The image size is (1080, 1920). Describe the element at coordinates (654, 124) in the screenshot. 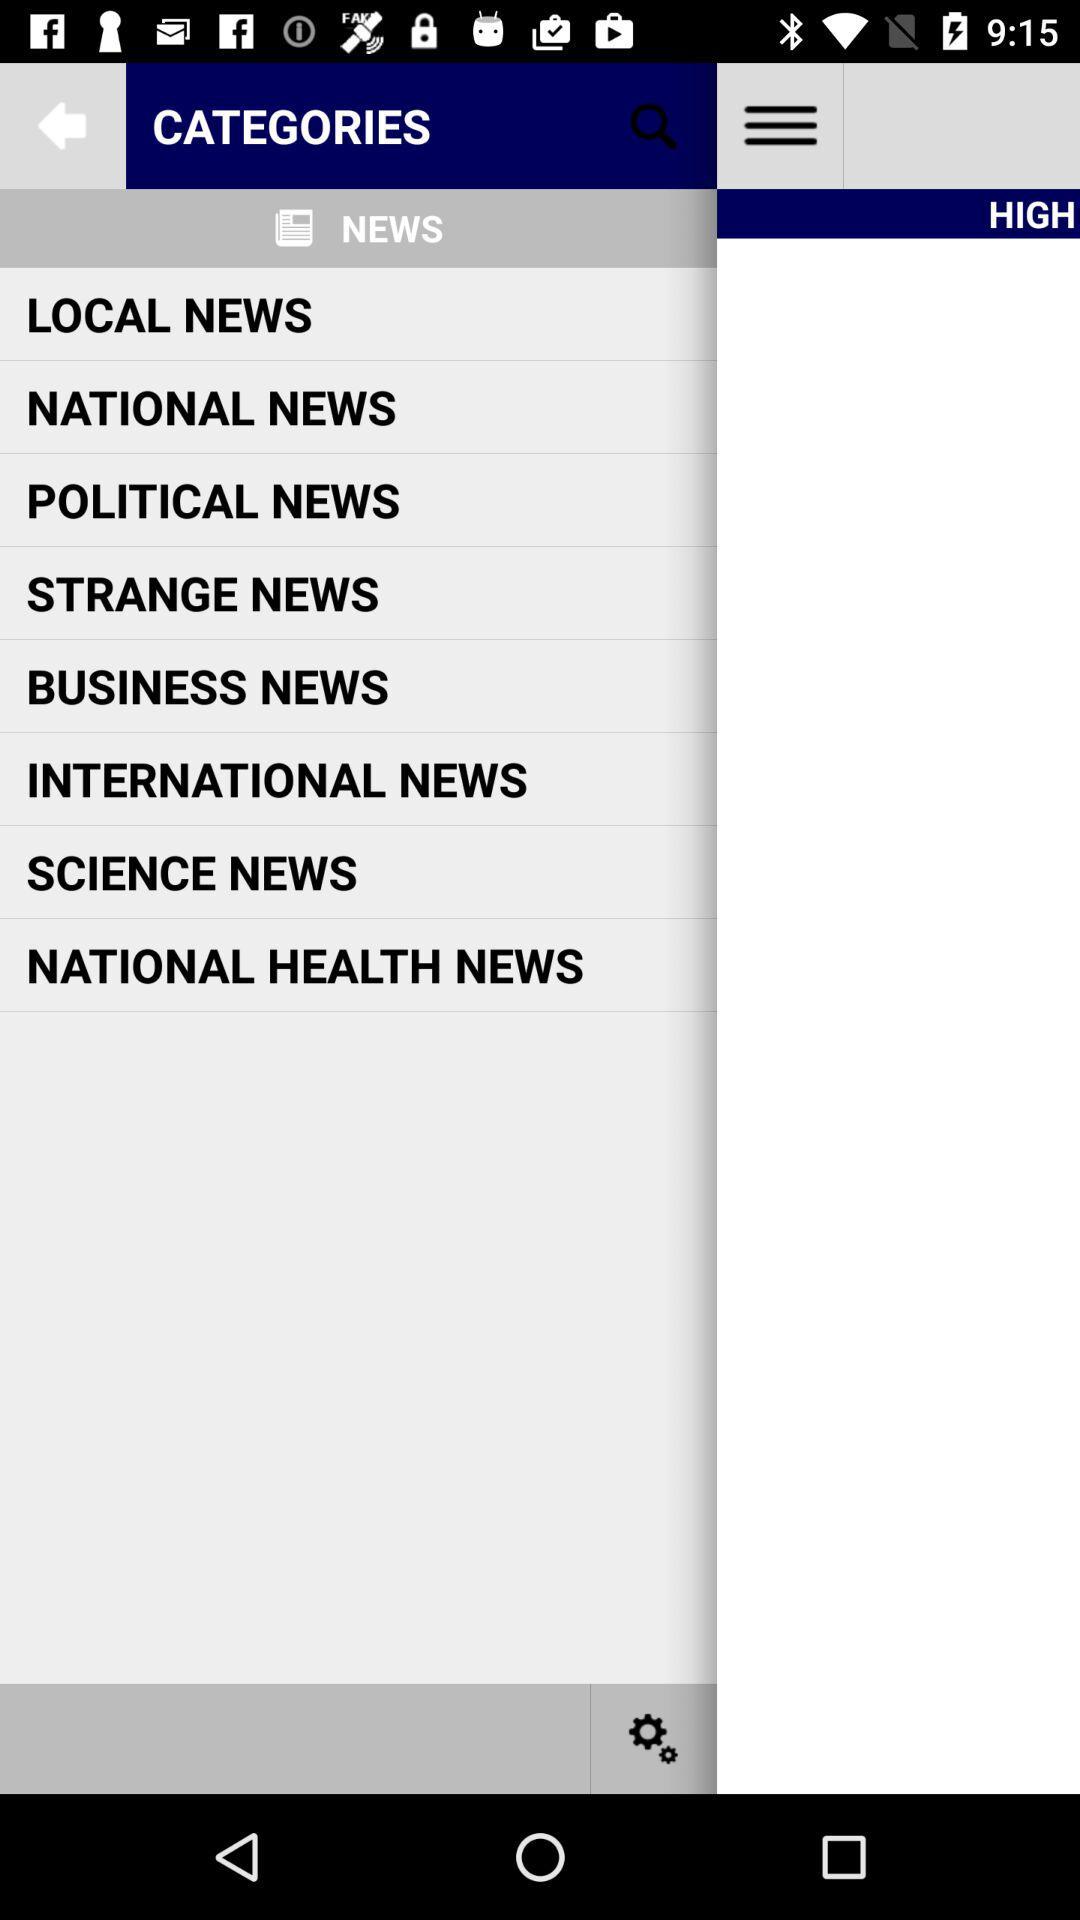

I see `the search icon` at that location.